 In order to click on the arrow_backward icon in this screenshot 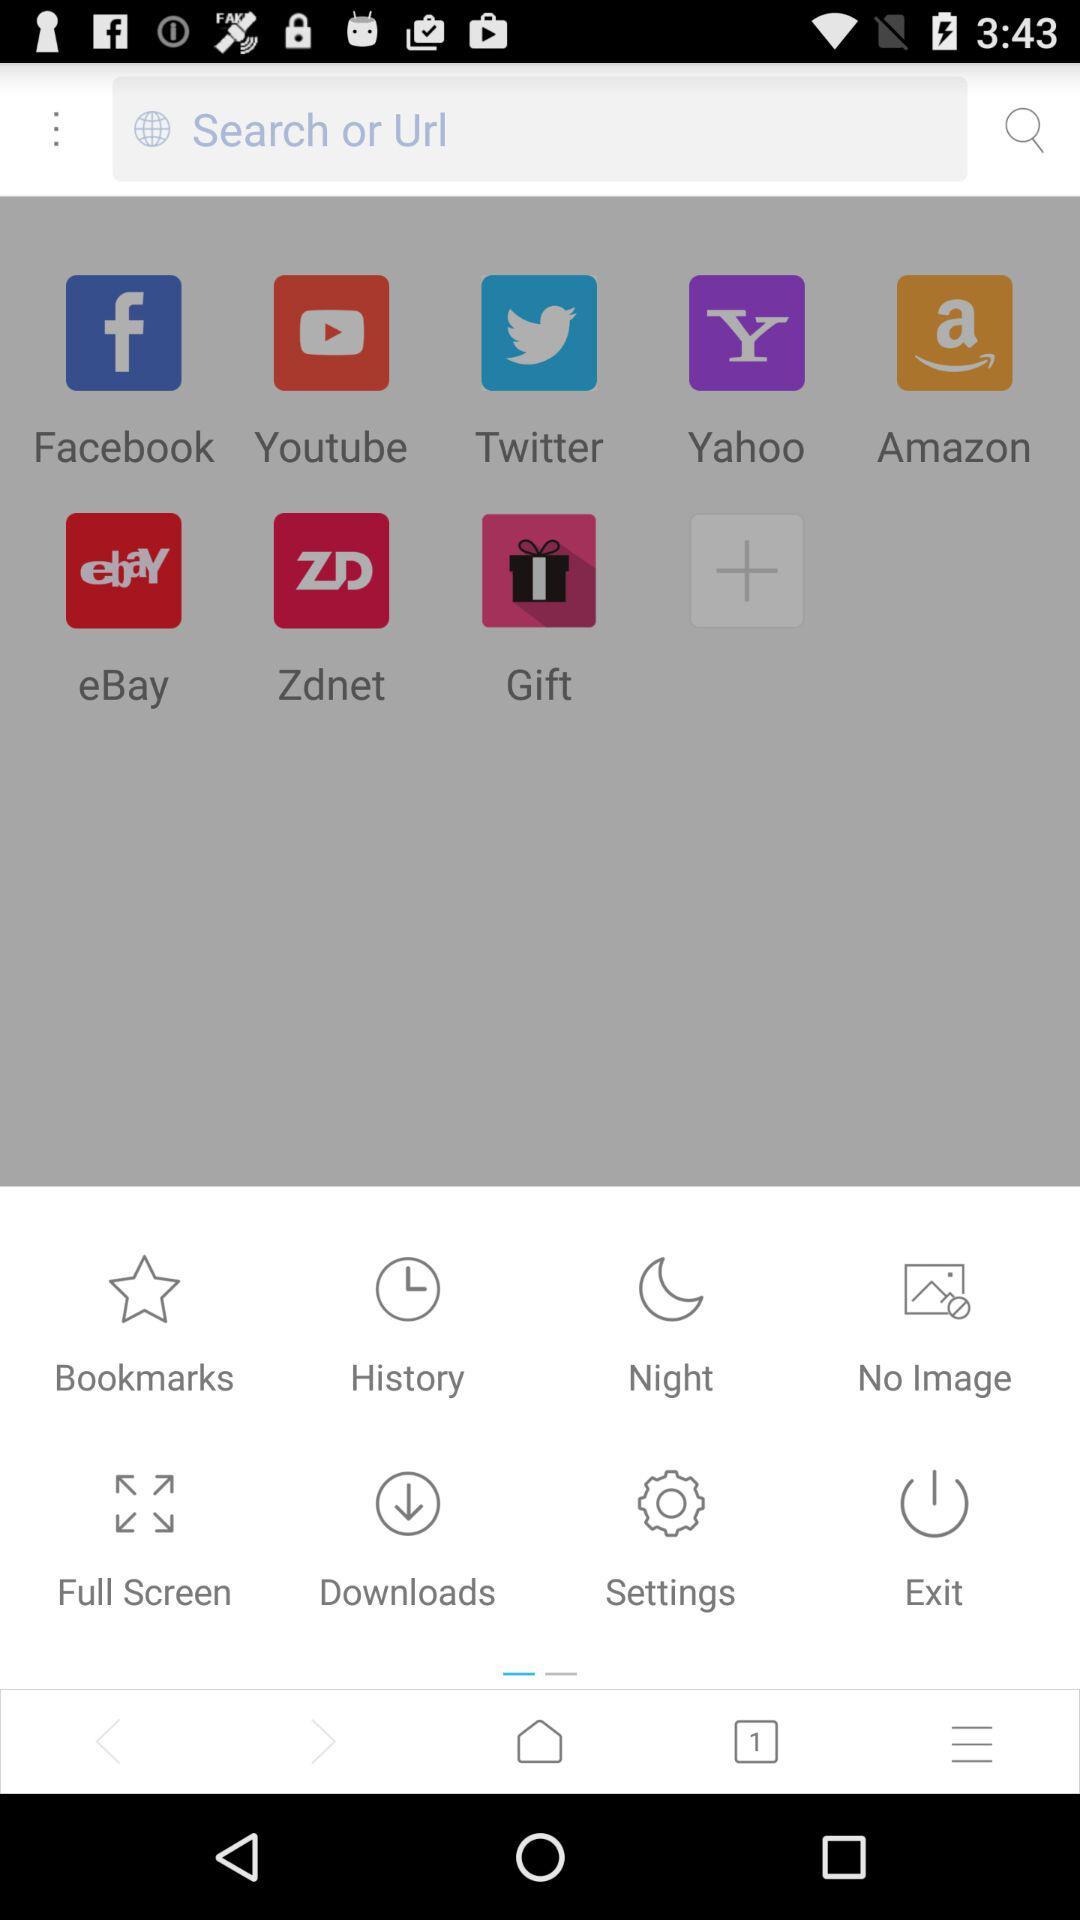, I will do `click(108, 1862)`.